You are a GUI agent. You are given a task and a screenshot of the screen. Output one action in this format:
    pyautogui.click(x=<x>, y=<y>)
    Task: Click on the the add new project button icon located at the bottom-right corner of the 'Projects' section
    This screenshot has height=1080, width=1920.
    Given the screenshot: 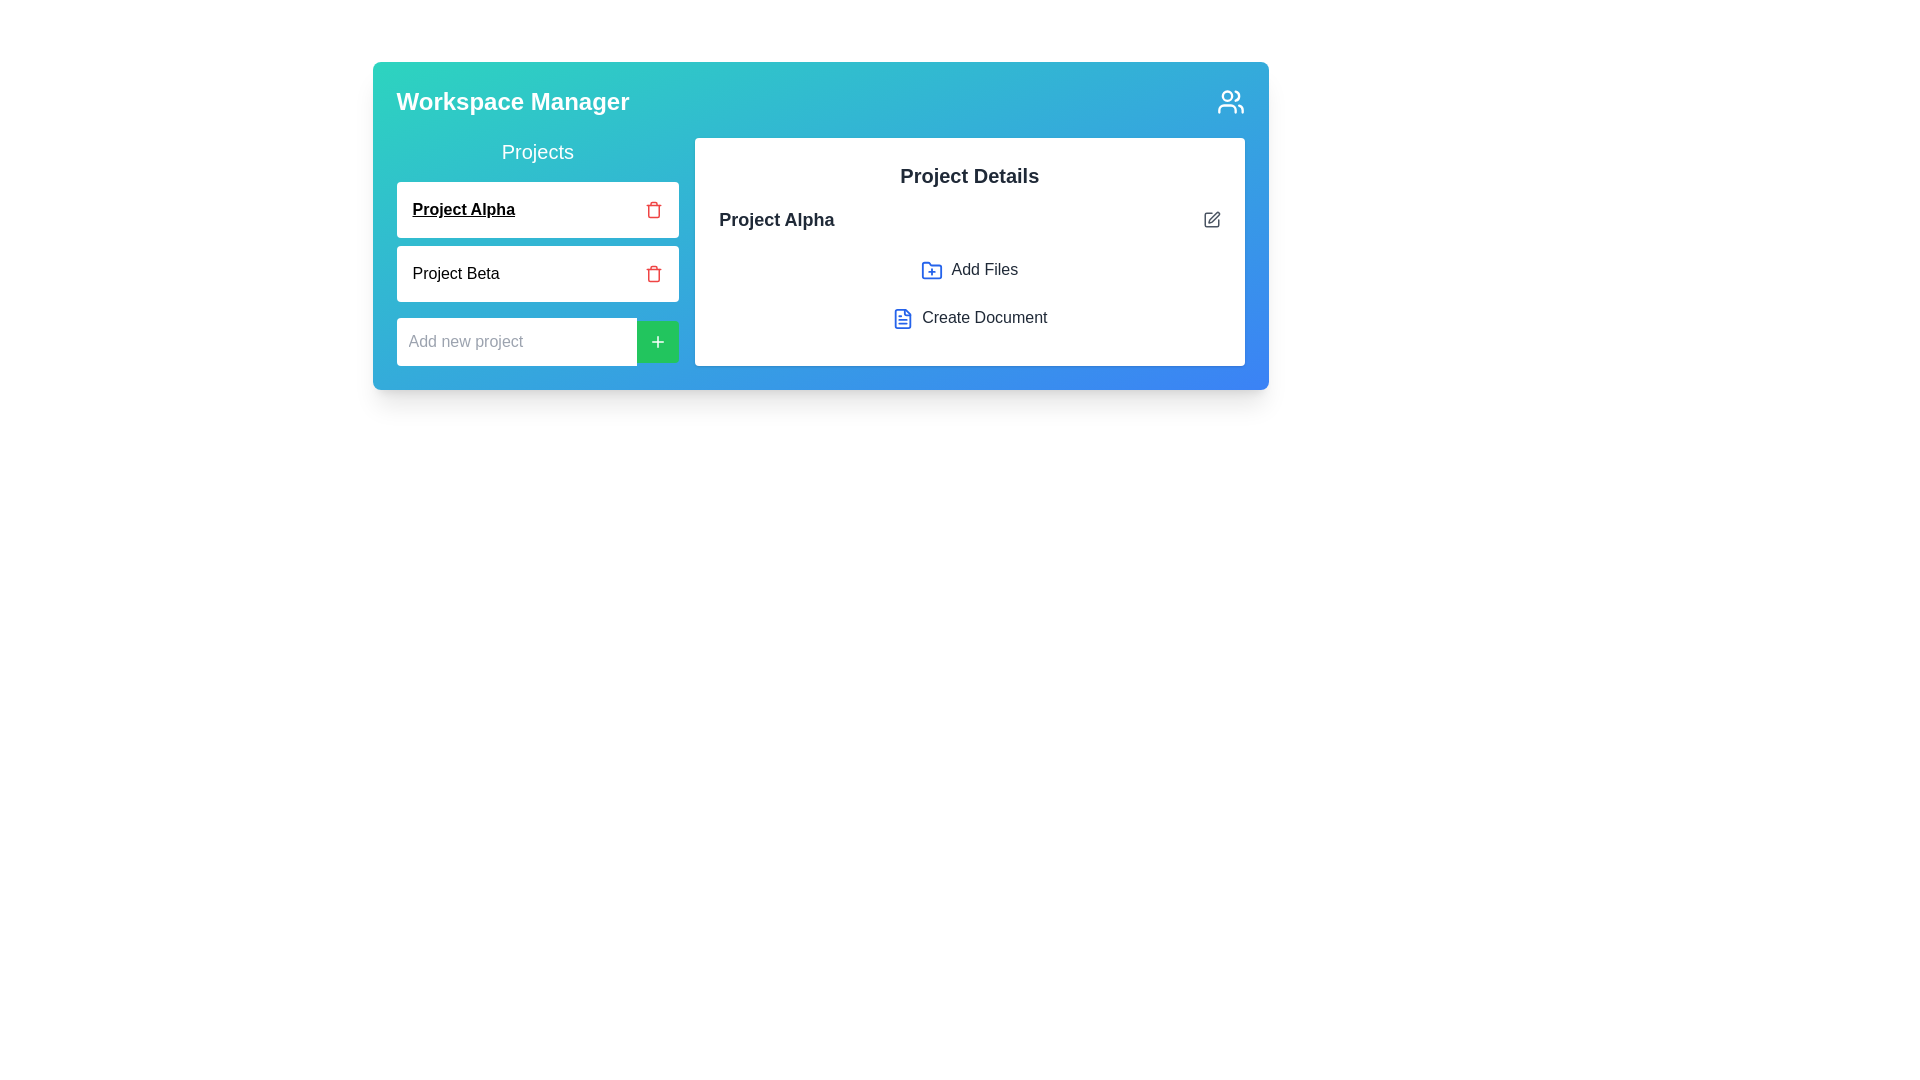 What is the action you would take?
    pyautogui.click(x=658, y=341)
    